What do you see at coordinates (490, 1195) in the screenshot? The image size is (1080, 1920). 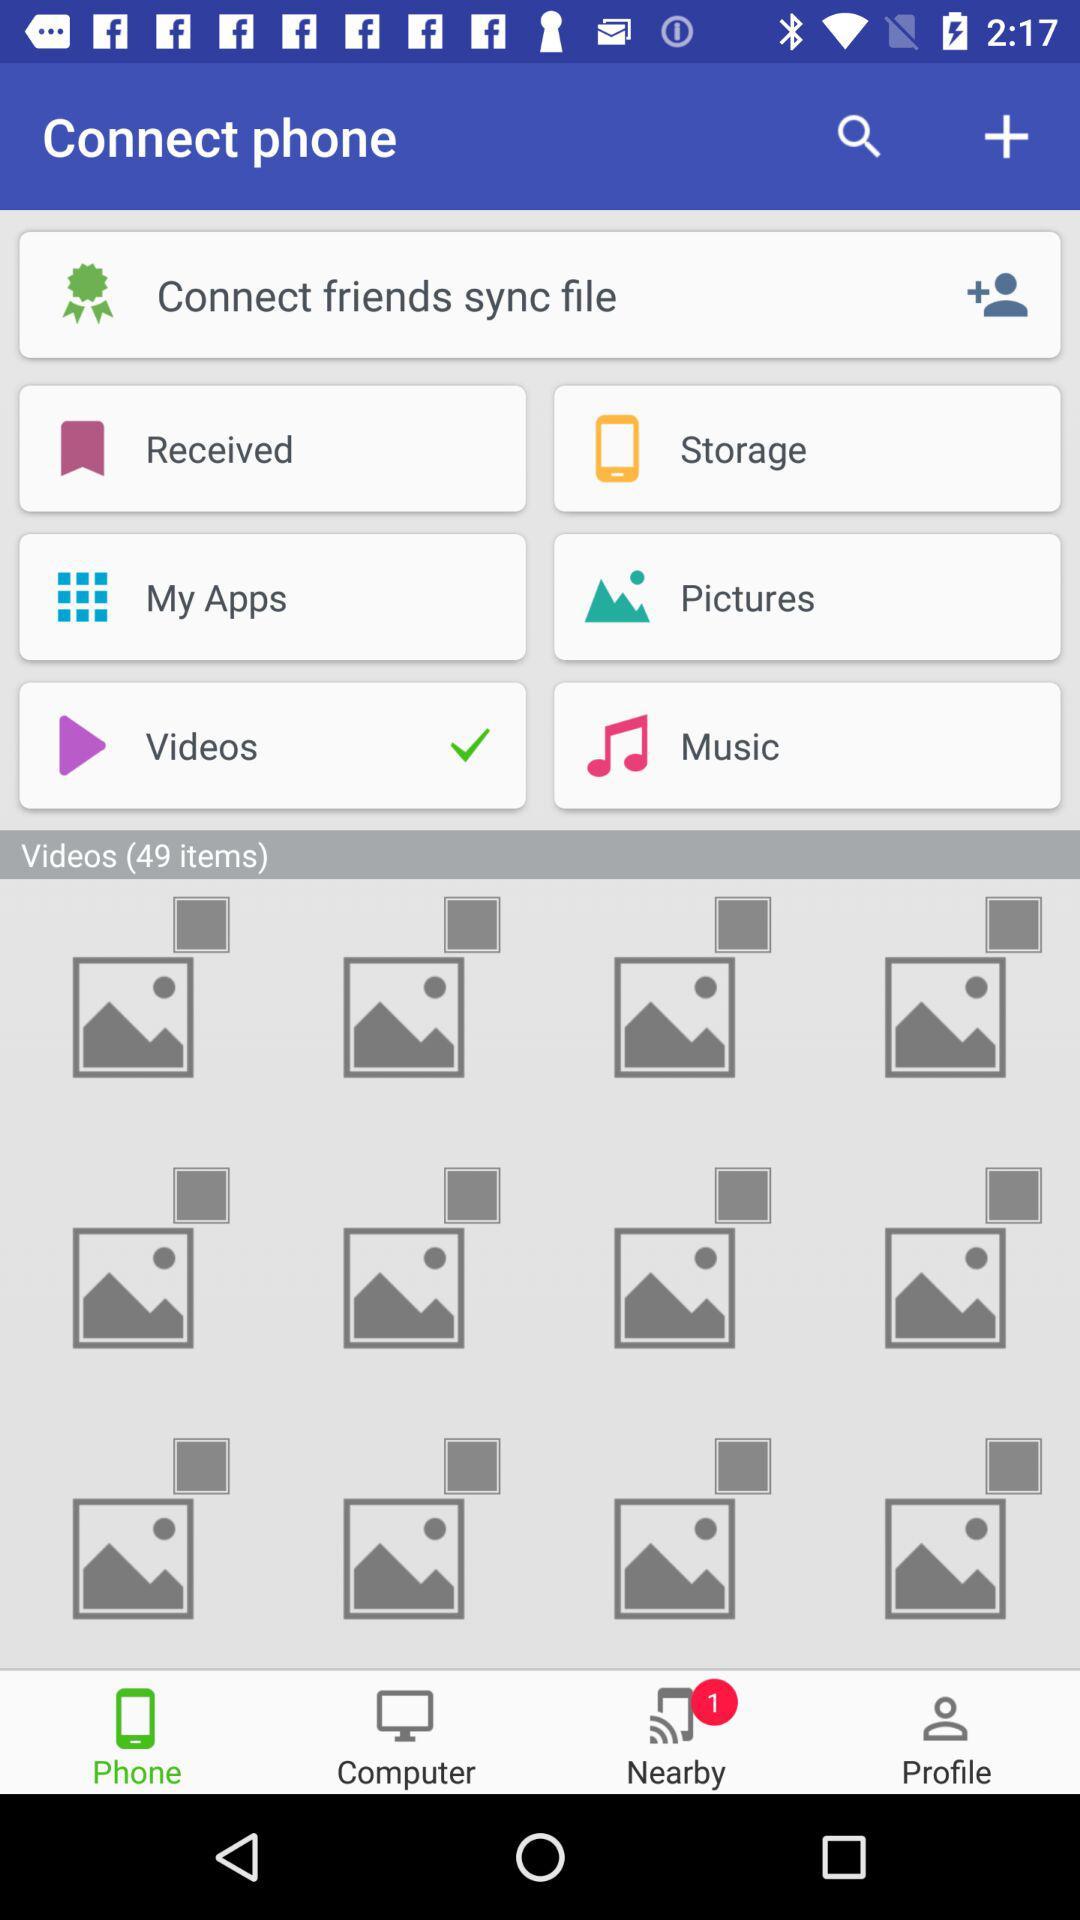 I see `to mark the video` at bounding box center [490, 1195].